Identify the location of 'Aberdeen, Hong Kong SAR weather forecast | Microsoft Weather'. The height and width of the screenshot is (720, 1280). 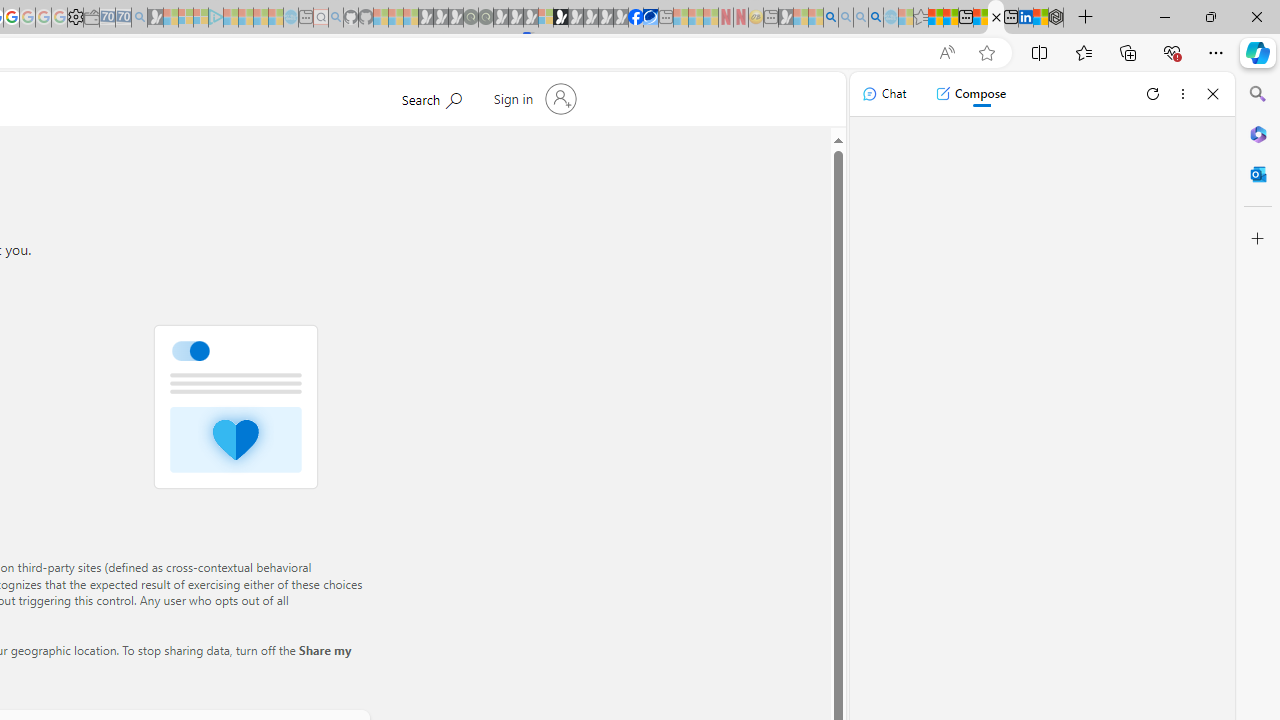
(949, 17).